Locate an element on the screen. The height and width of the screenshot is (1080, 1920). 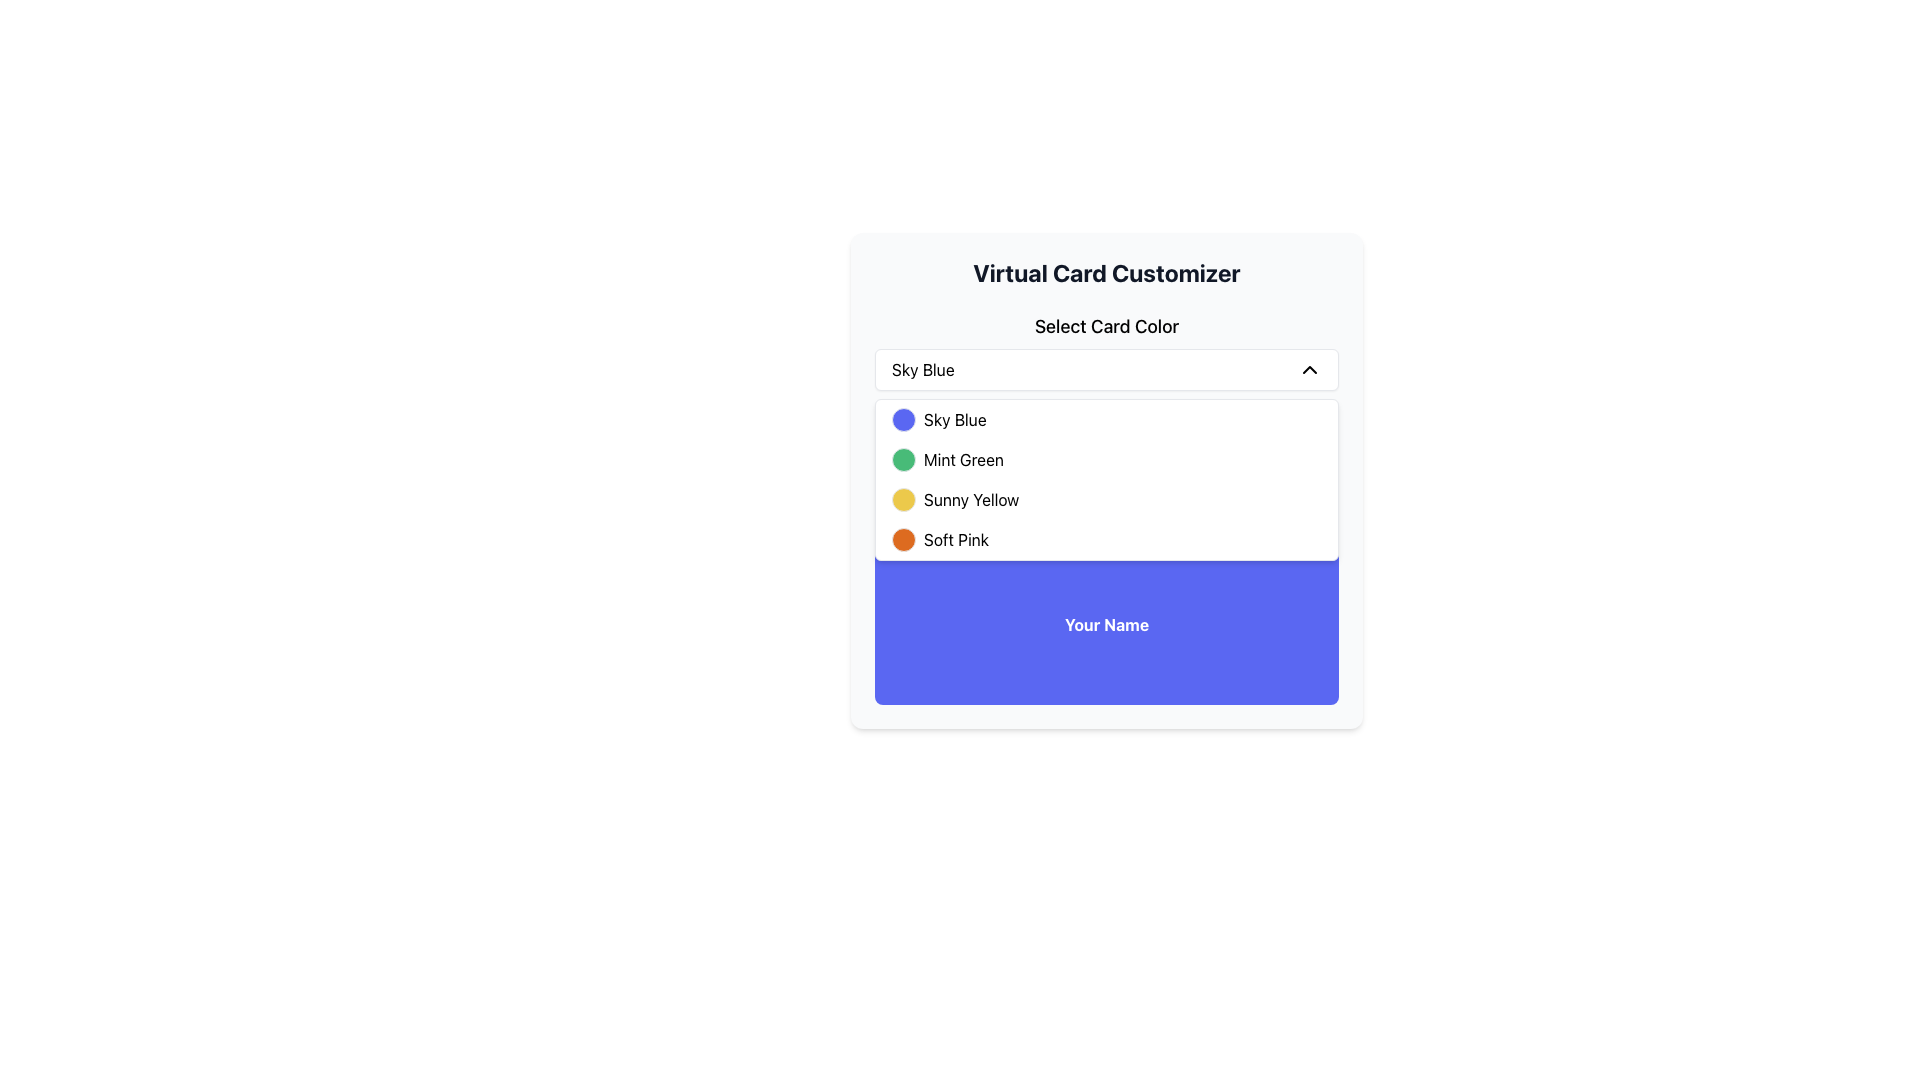
the chevron-up icon with a thin black stroke located on the right side of the dropdown component labeled 'Sky Blue' is located at coordinates (1310, 370).